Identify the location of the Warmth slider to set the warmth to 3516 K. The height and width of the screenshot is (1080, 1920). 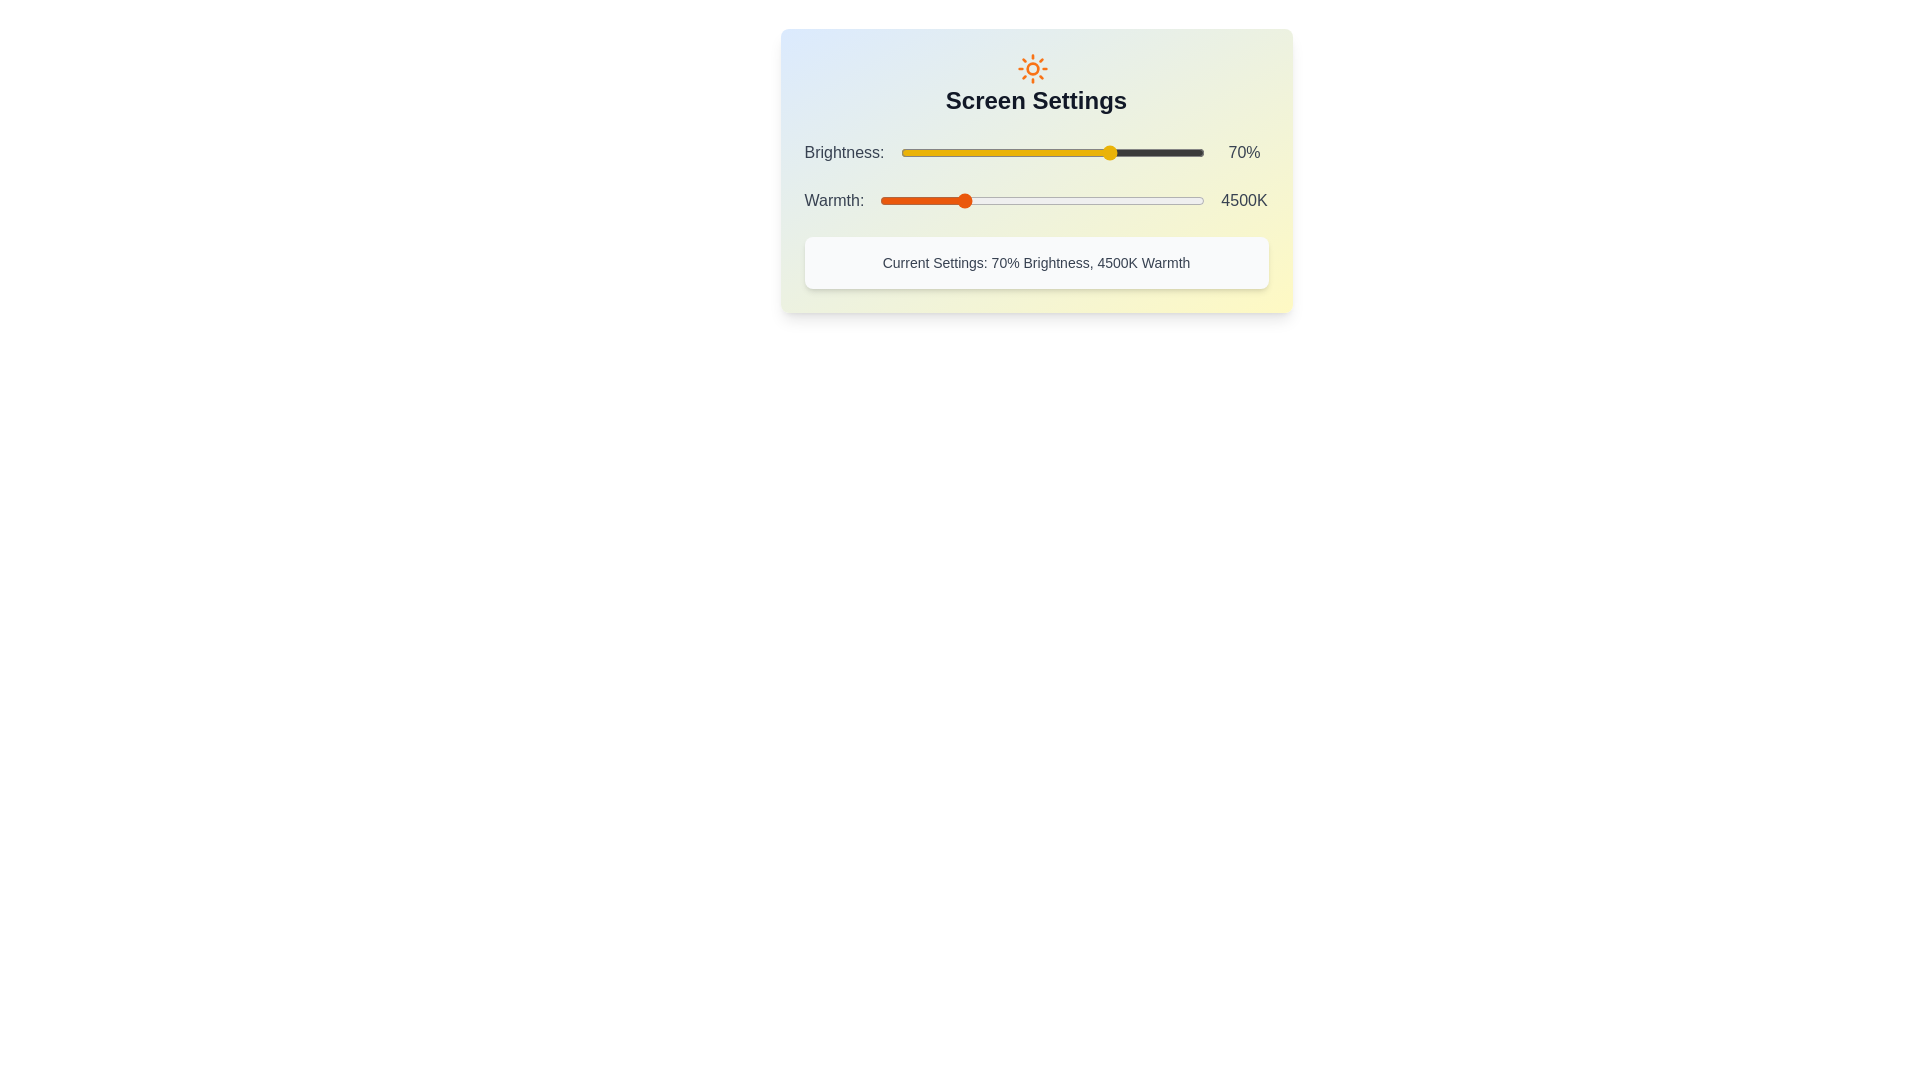
(907, 200).